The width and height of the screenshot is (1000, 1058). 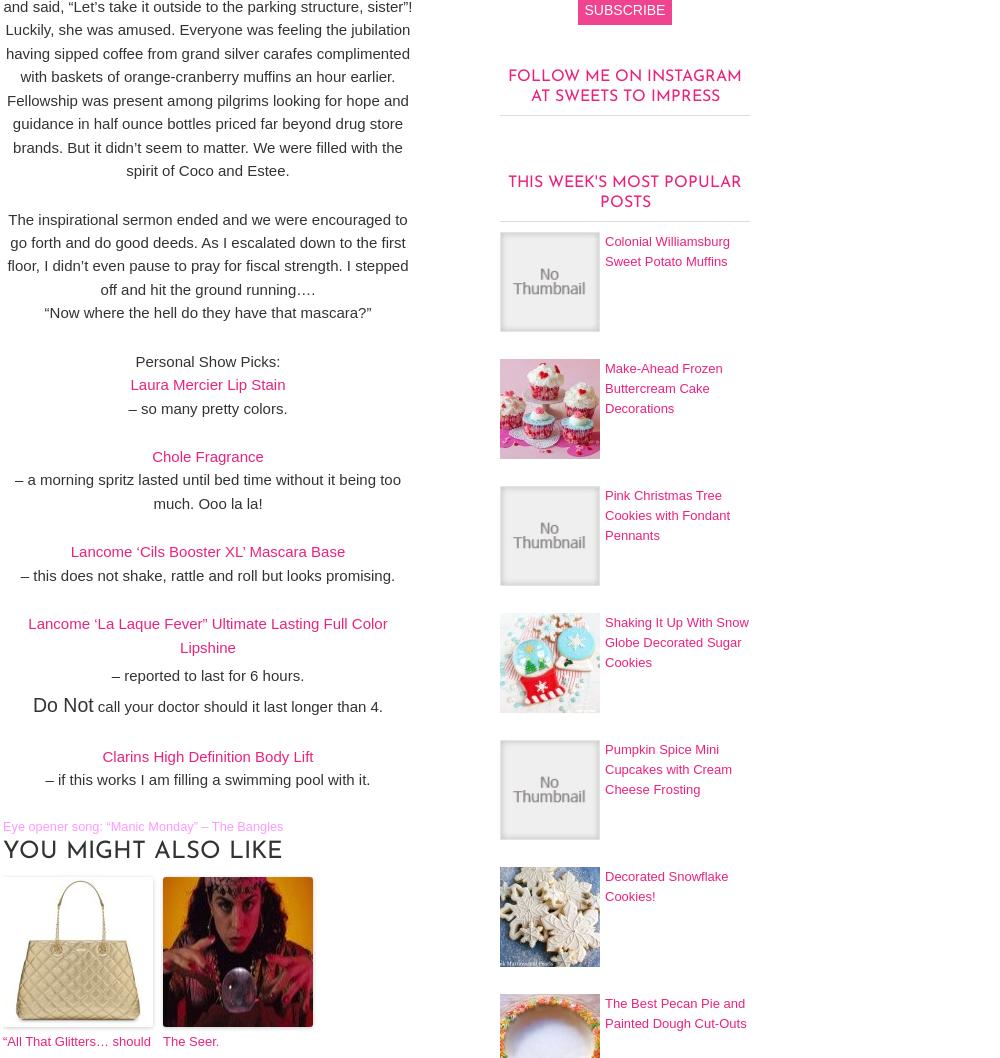 What do you see at coordinates (666, 885) in the screenshot?
I see `'Decorated Snowflake Cookies!'` at bounding box center [666, 885].